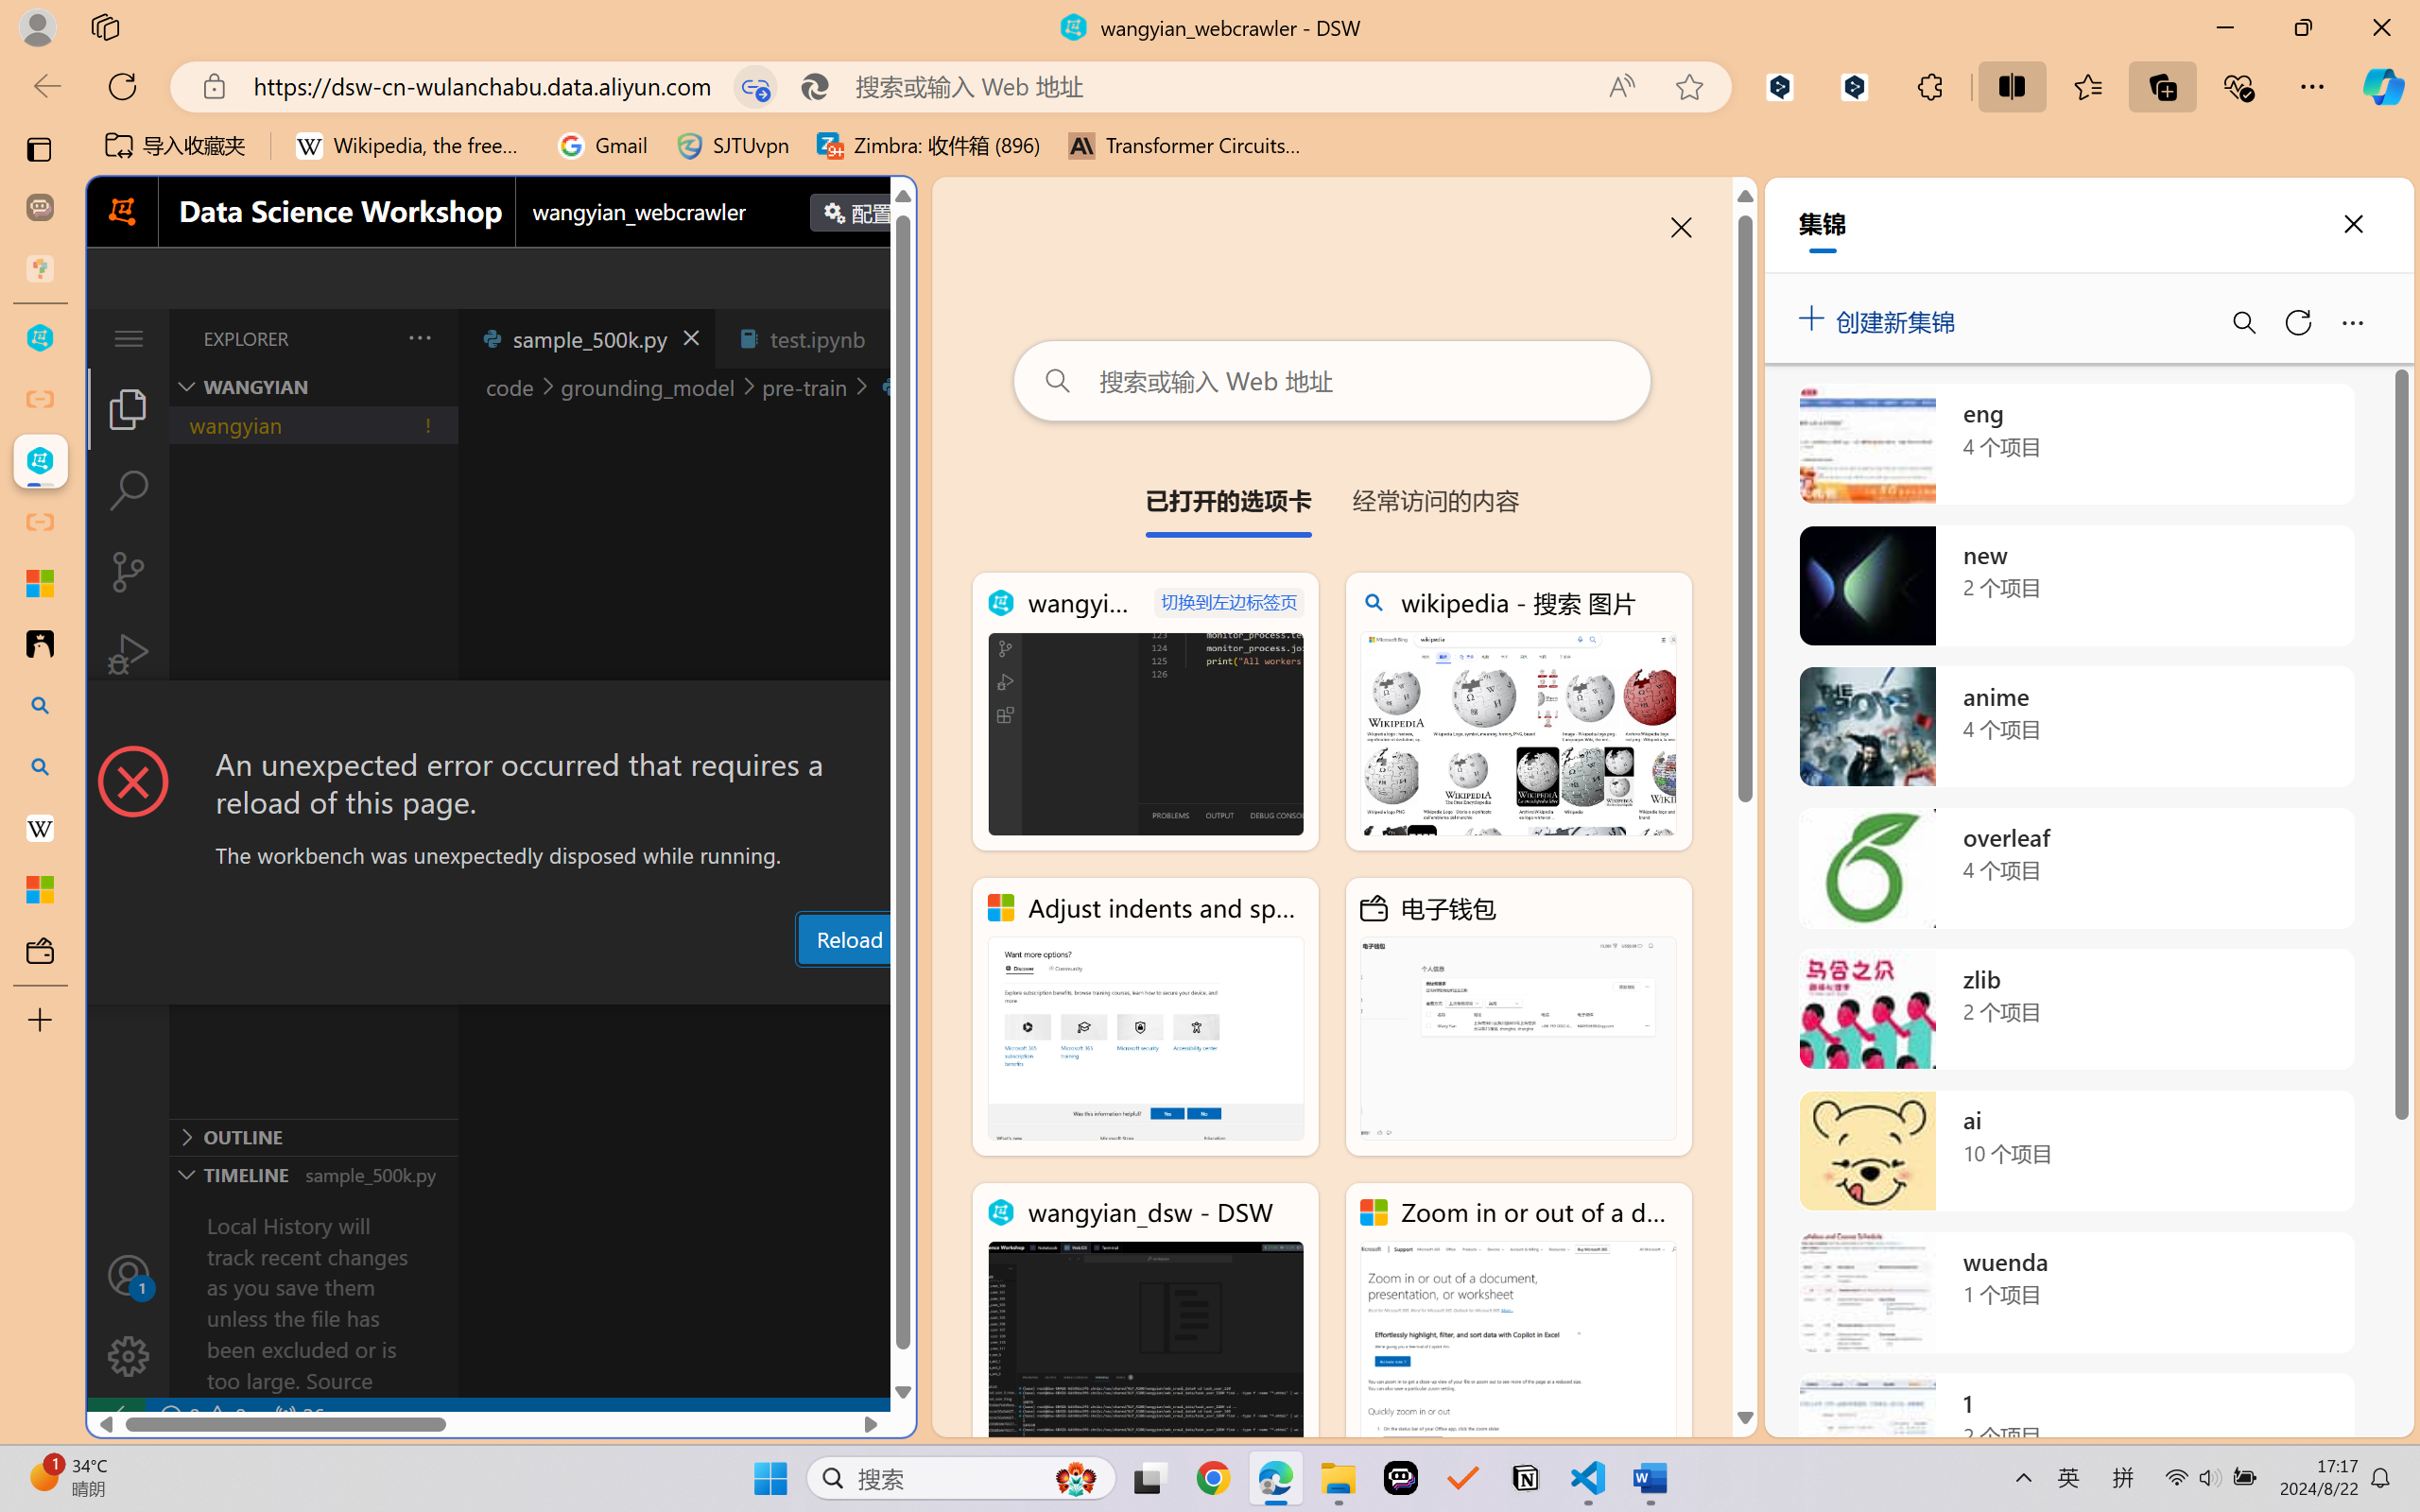 The height and width of the screenshot is (1512, 2420). Describe the element at coordinates (418, 337) in the screenshot. I see `'Views and More Actions...'` at that location.